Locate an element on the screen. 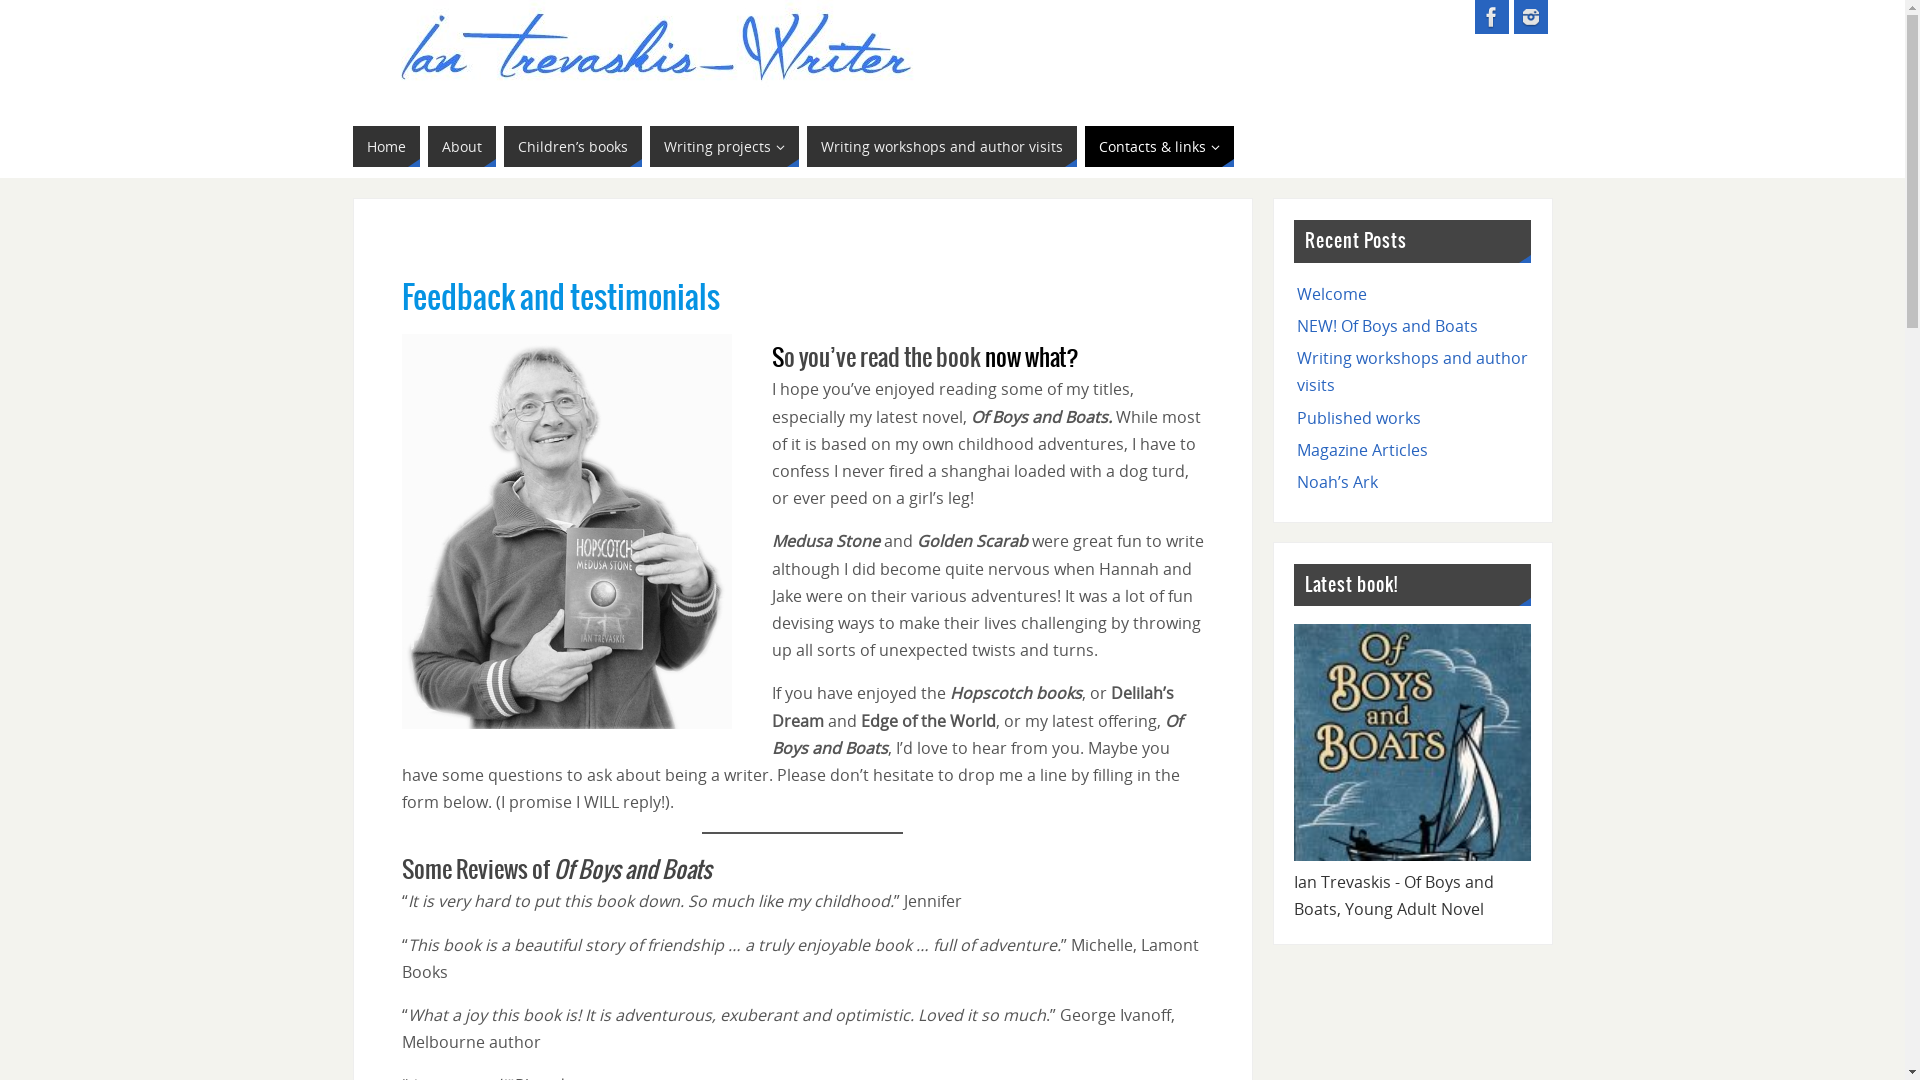 This screenshot has width=1920, height=1080. 'About' is located at coordinates (460, 145).